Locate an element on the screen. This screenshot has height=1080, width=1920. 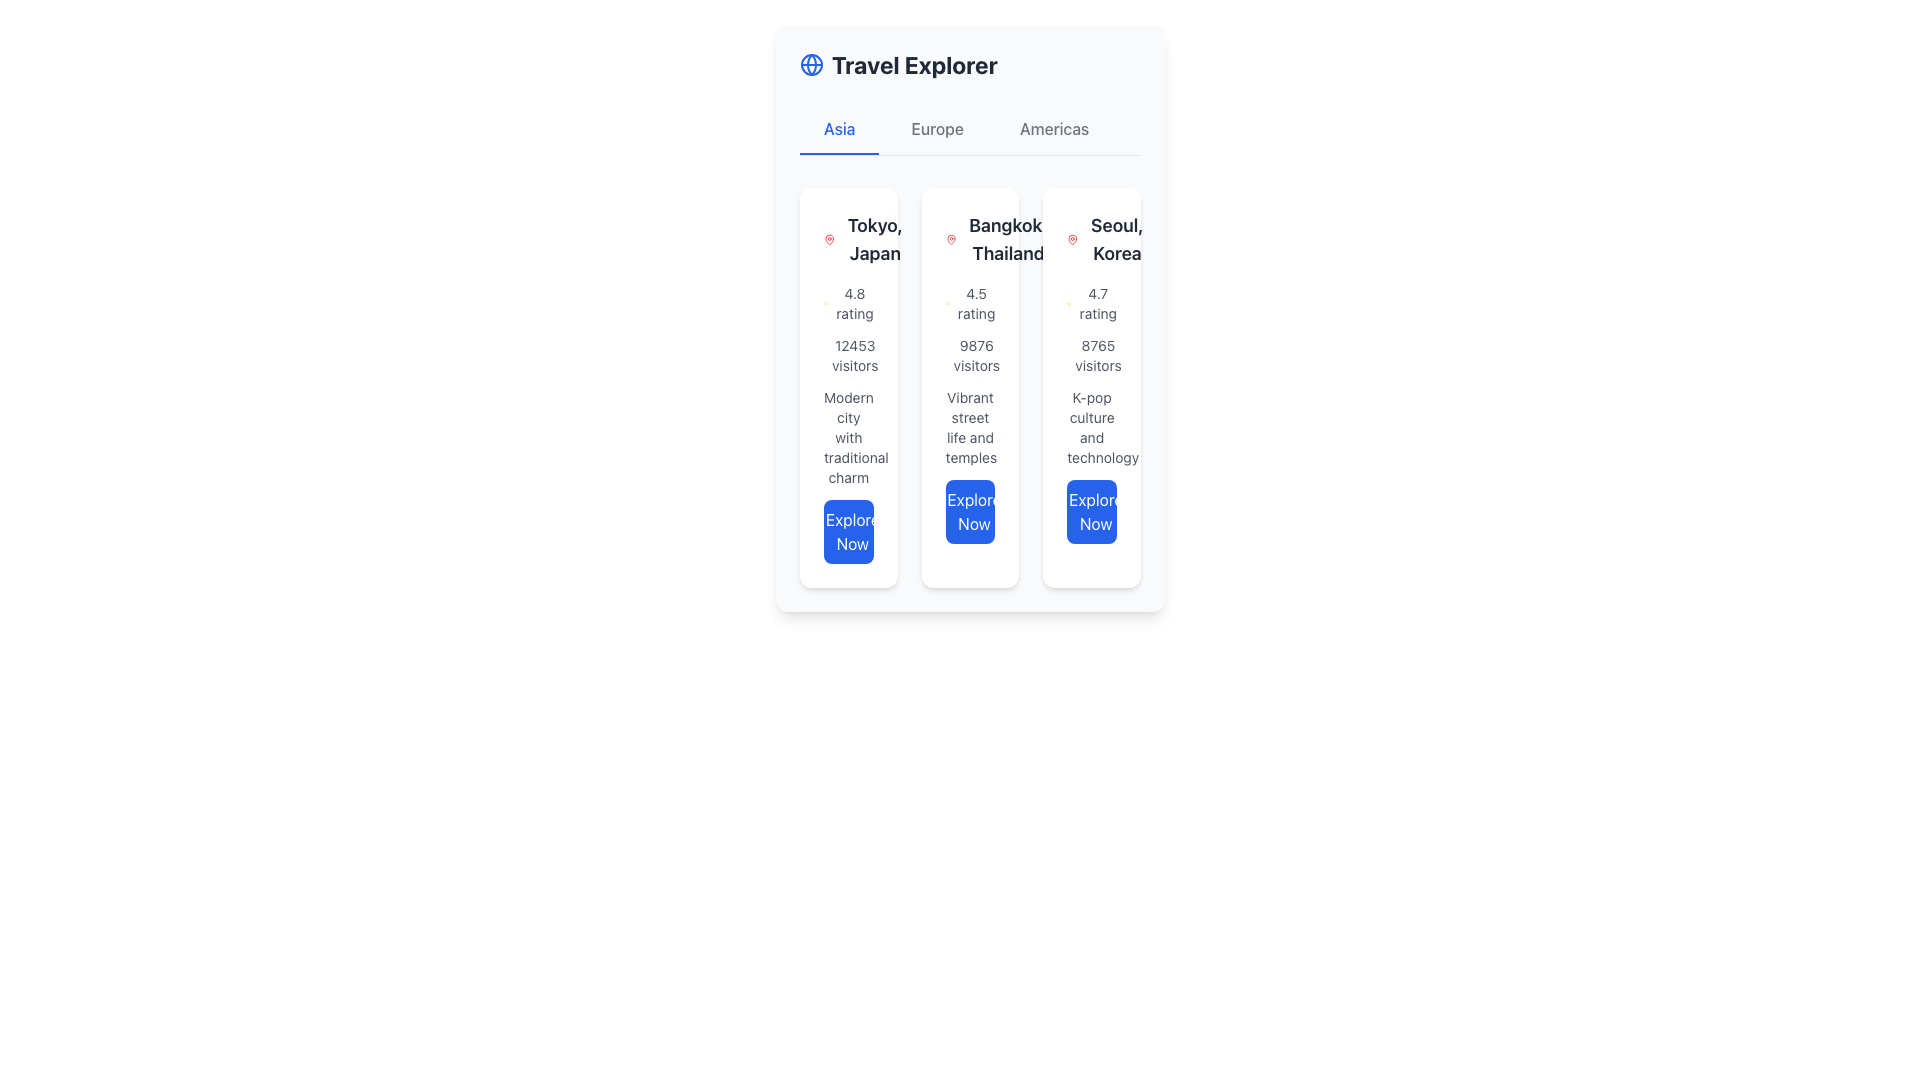
the star icon representing a 4.5 rating, which is located to the left of the '4.5 rating' text in the middle column of a three-column layout is located at coordinates (946, 304).